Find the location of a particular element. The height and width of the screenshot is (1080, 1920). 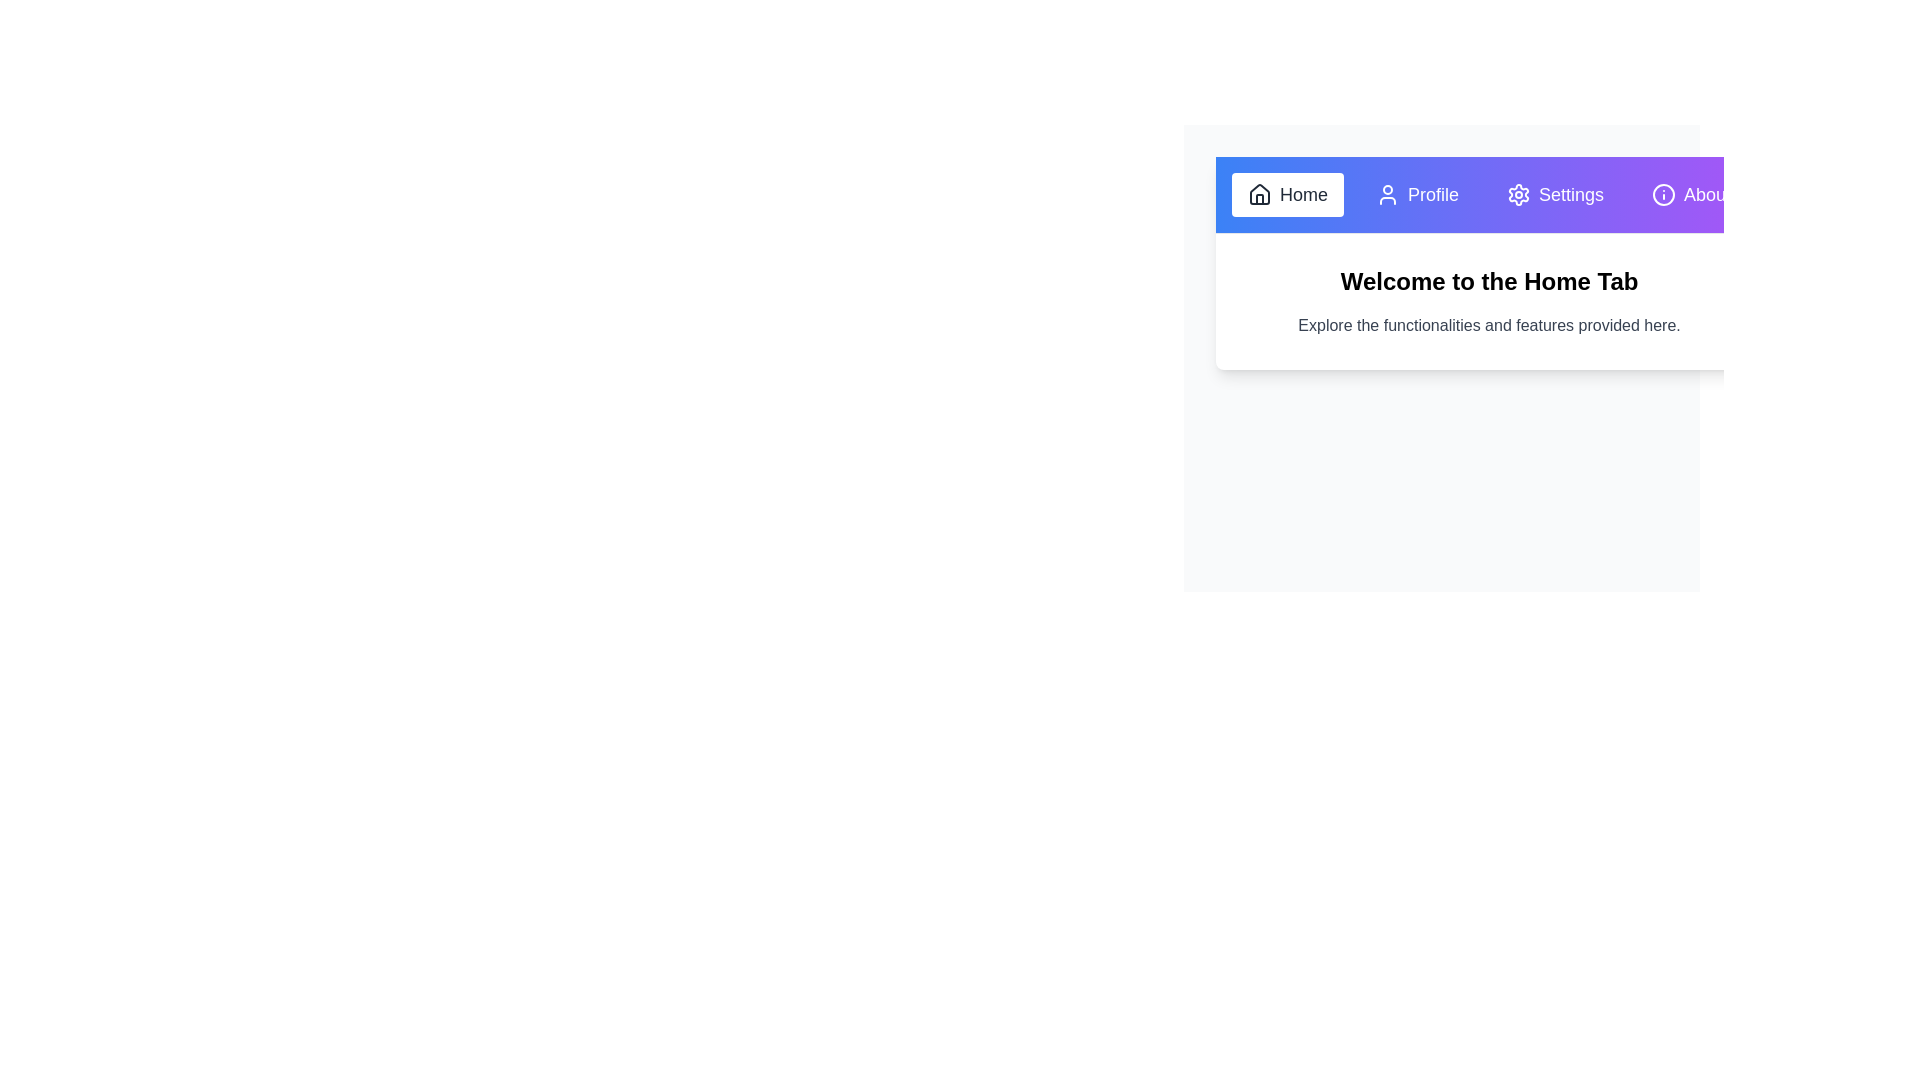

text content of the introductory Text label located beneath the bold heading 'Welcome to the Home Tab' is located at coordinates (1489, 325).